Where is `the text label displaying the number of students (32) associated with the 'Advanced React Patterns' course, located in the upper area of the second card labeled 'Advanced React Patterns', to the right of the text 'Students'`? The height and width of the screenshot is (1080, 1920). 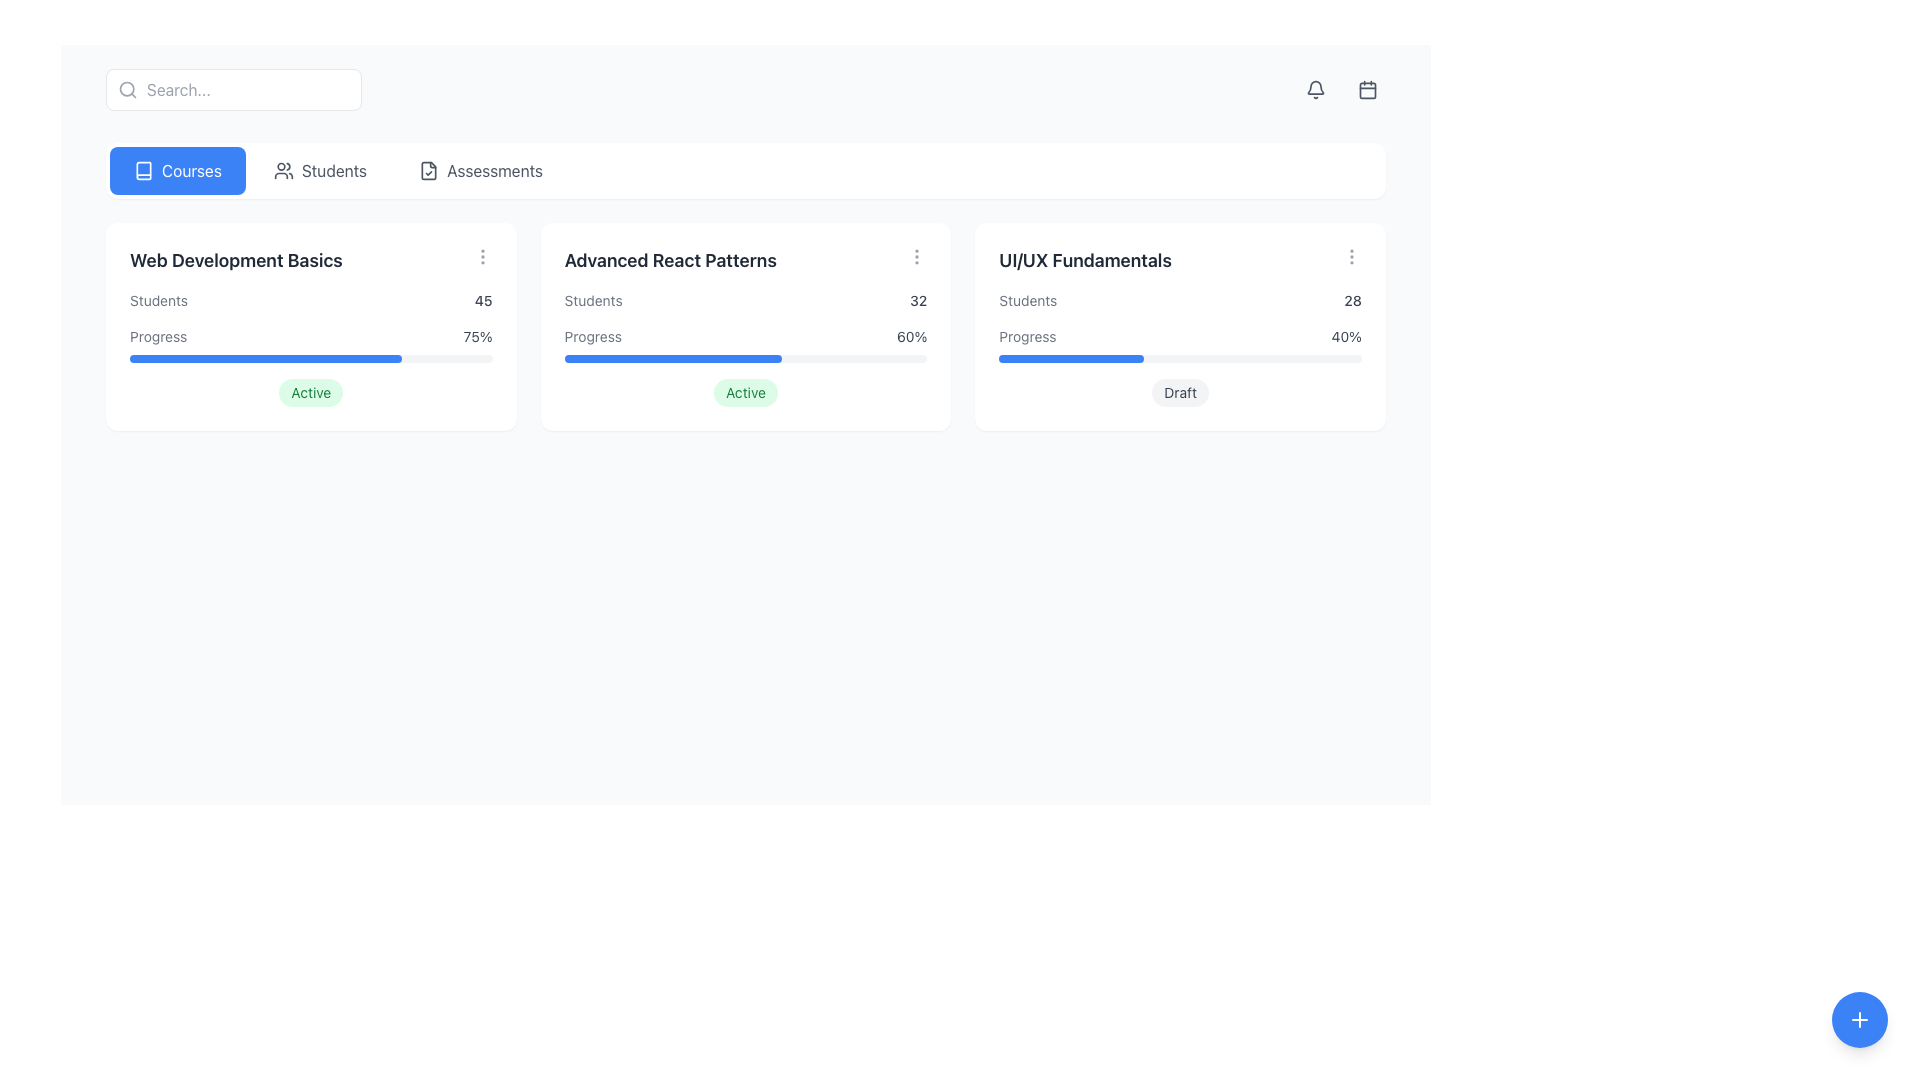 the text label displaying the number of students (32) associated with the 'Advanced React Patterns' course, located in the upper area of the second card labeled 'Advanced React Patterns', to the right of the text 'Students' is located at coordinates (917, 300).